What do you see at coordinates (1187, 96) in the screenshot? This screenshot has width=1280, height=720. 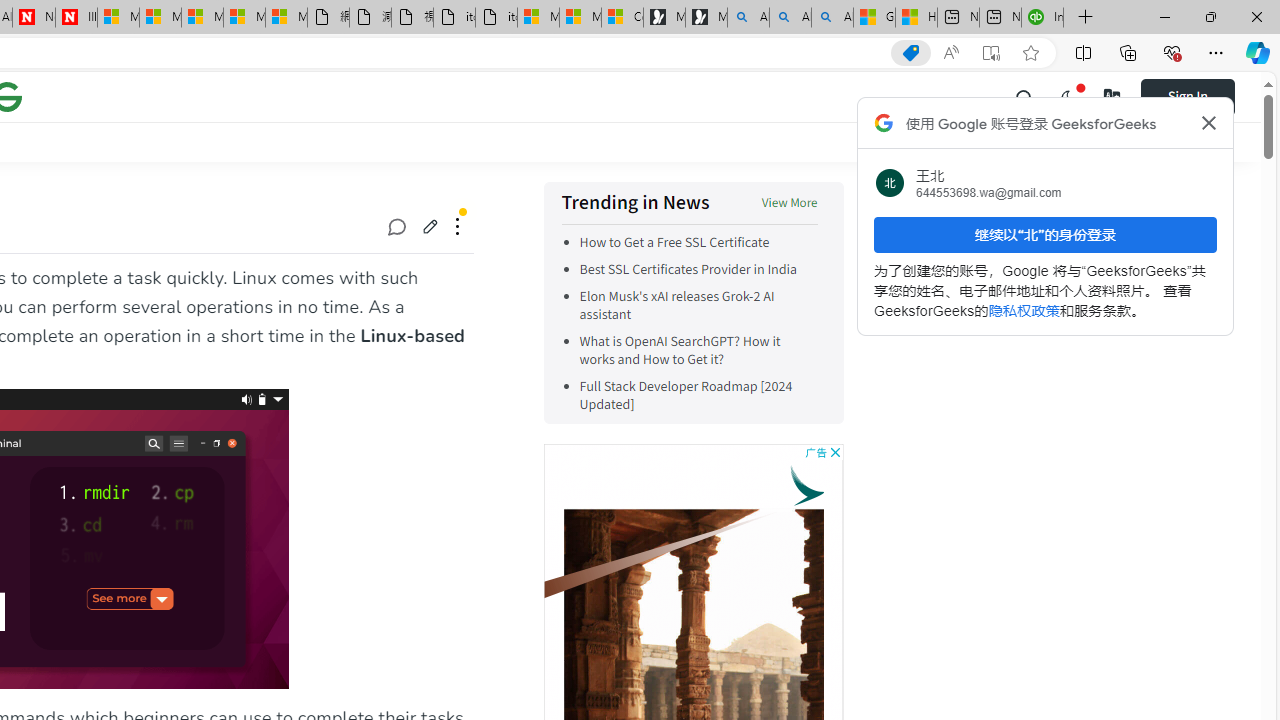 I see `'Sign In'` at bounding box center [1187, 96].